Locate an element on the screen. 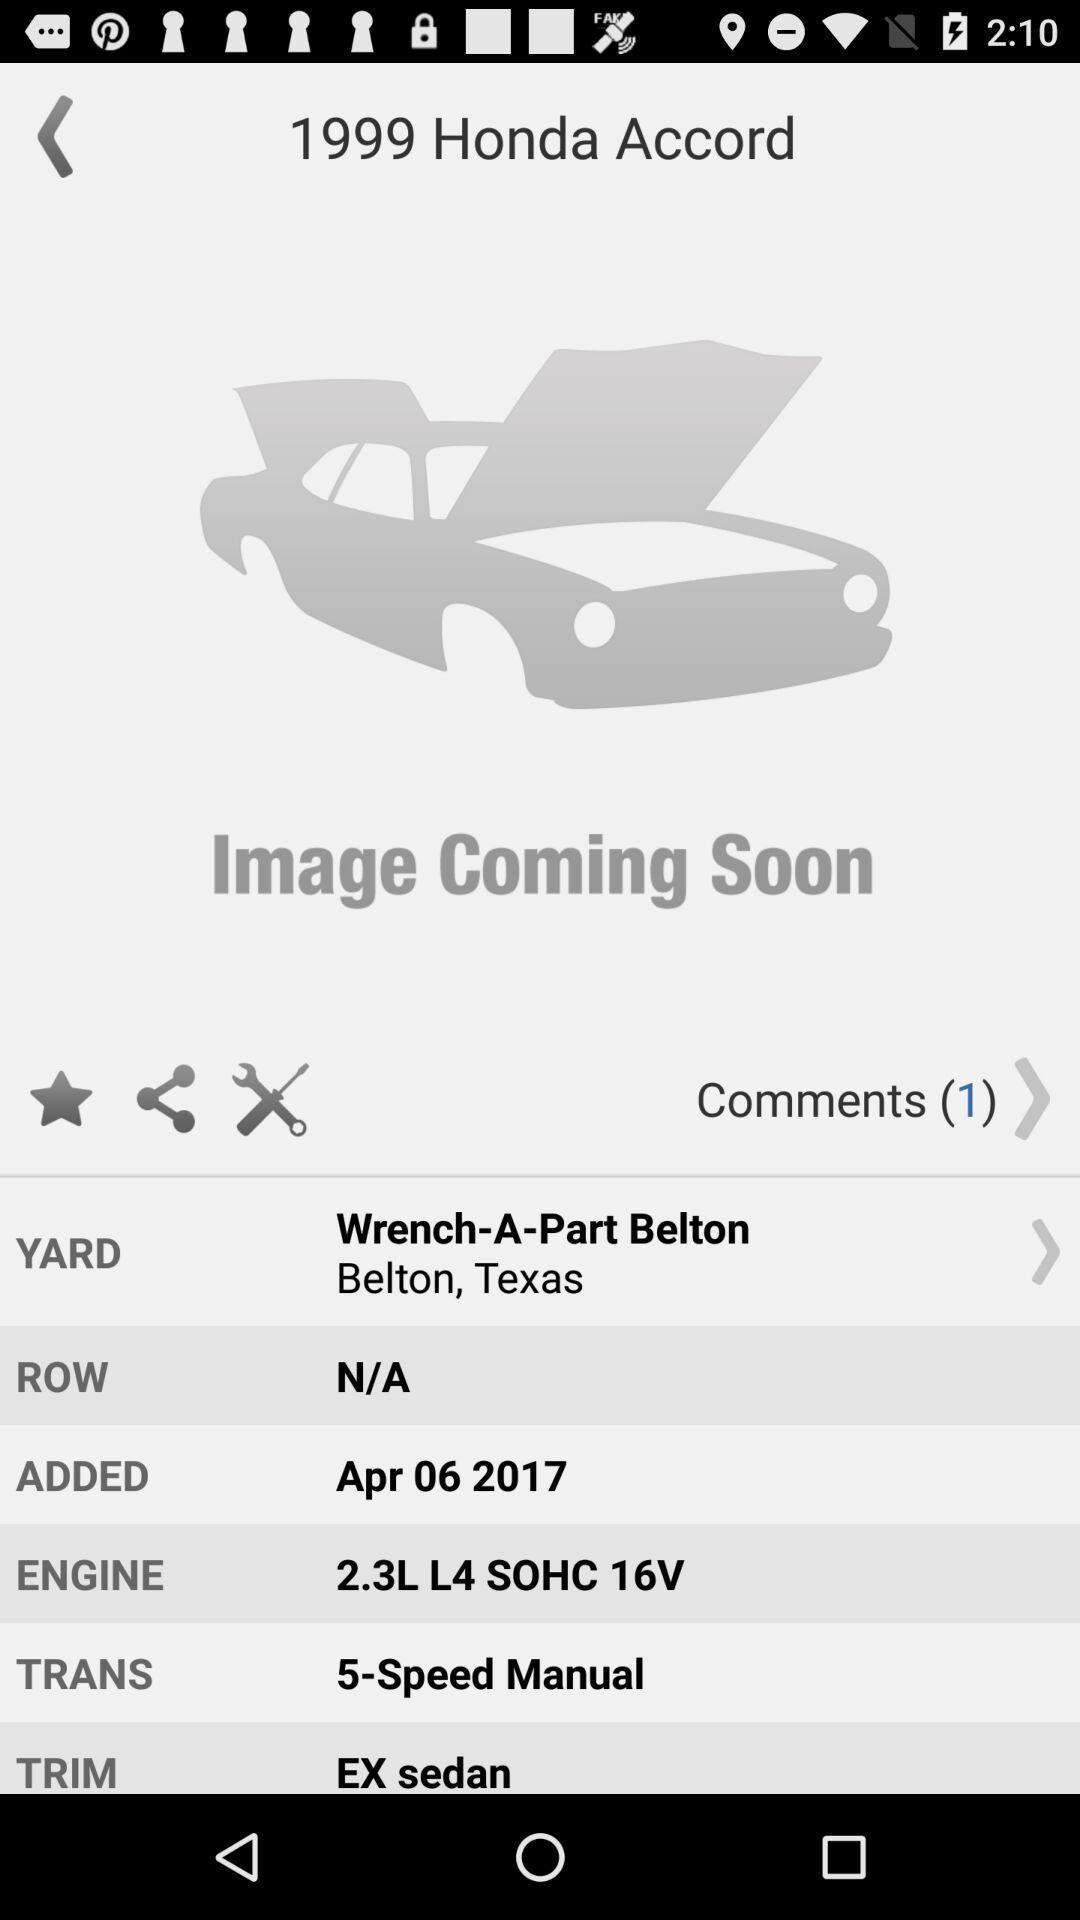  the icon to the right of the row icon is located at coordinates (688, 1474).